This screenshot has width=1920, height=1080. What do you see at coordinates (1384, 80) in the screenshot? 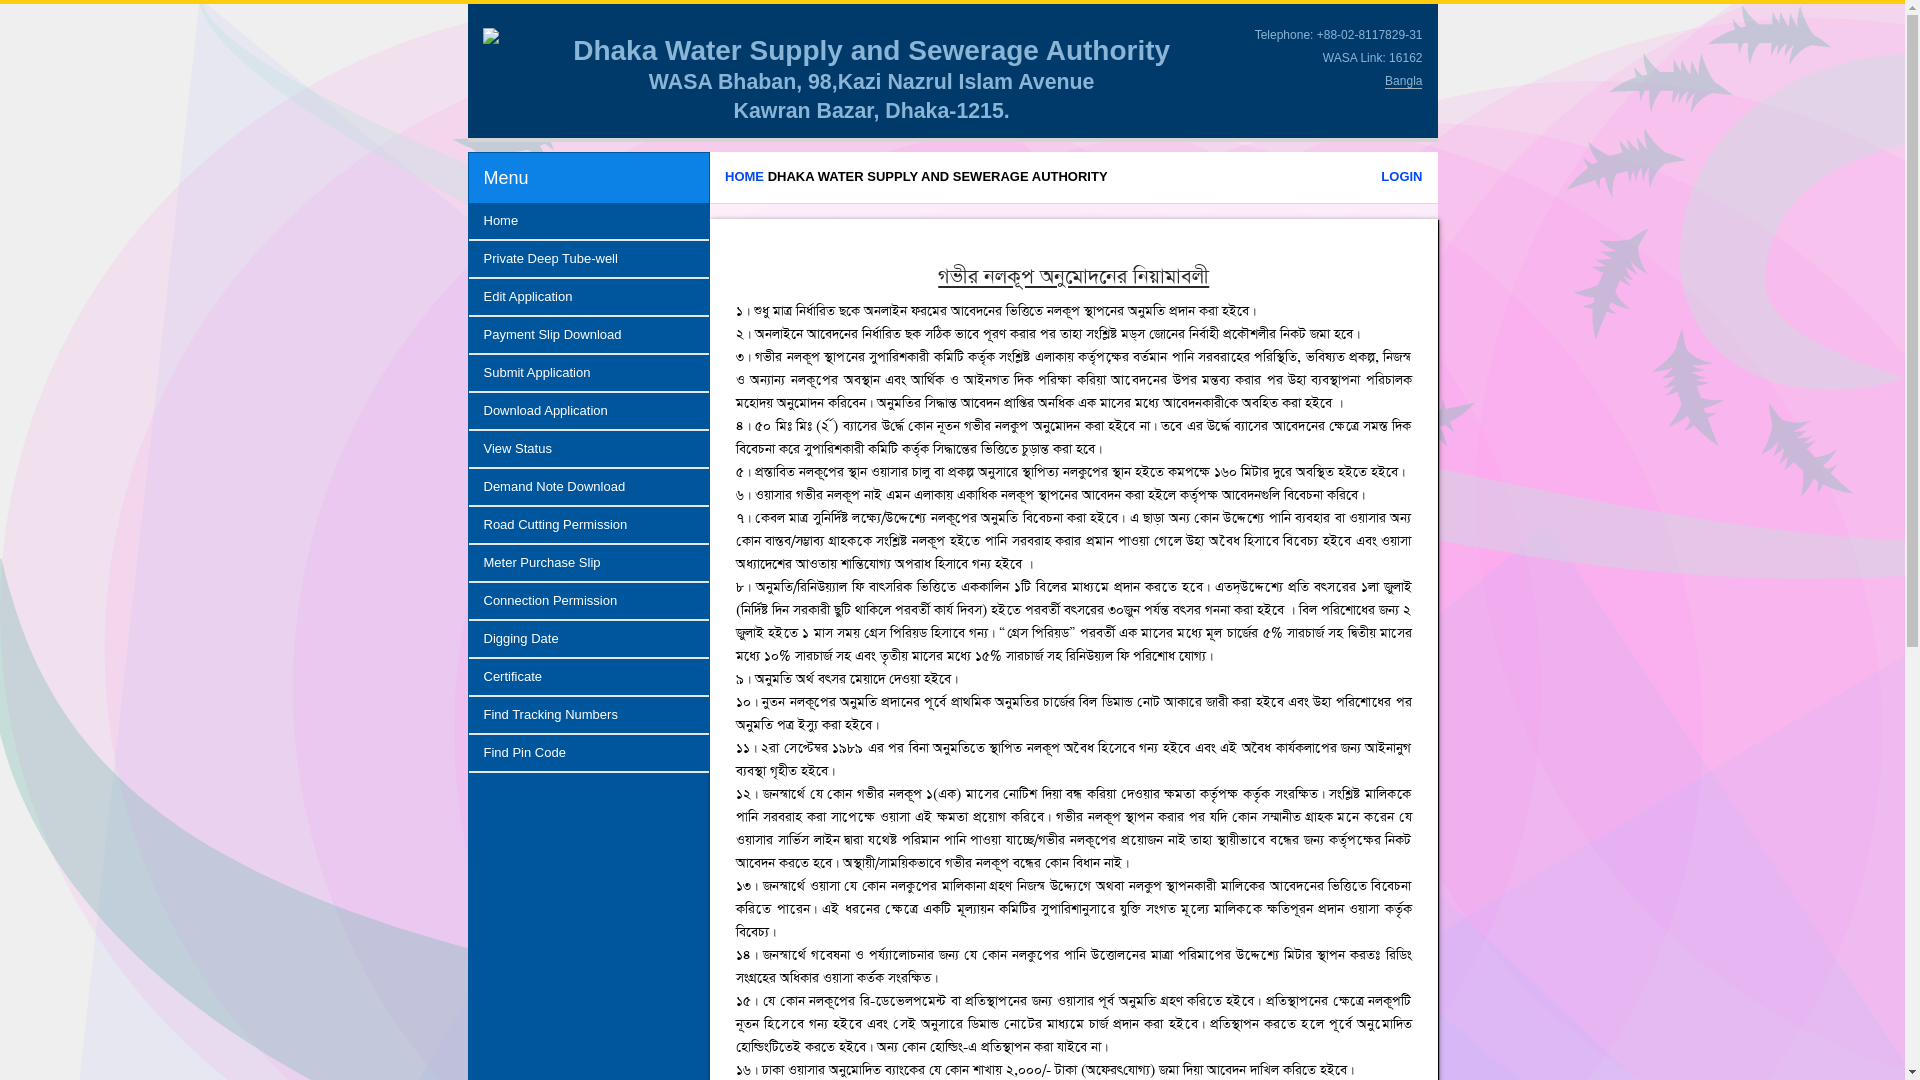
I see `'Bangla'` at bounding box center [1384, 80].